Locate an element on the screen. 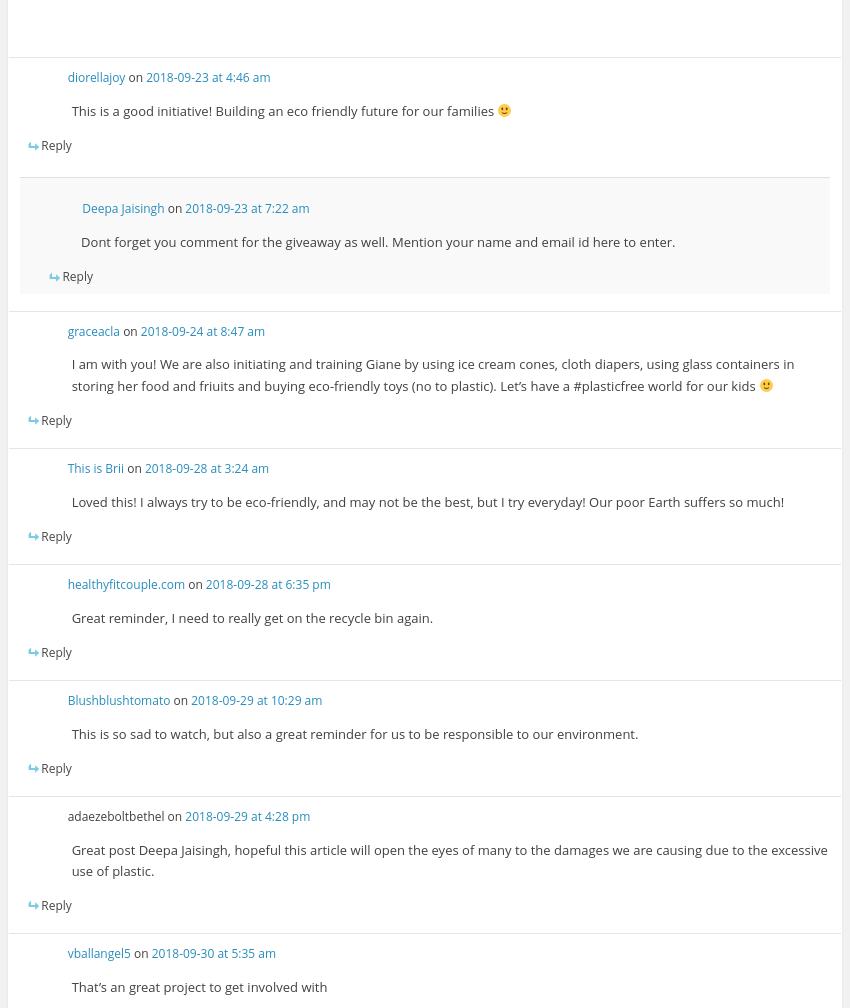  '2018-09-23 at 7:22 am' is located at coordinates (247, 208).